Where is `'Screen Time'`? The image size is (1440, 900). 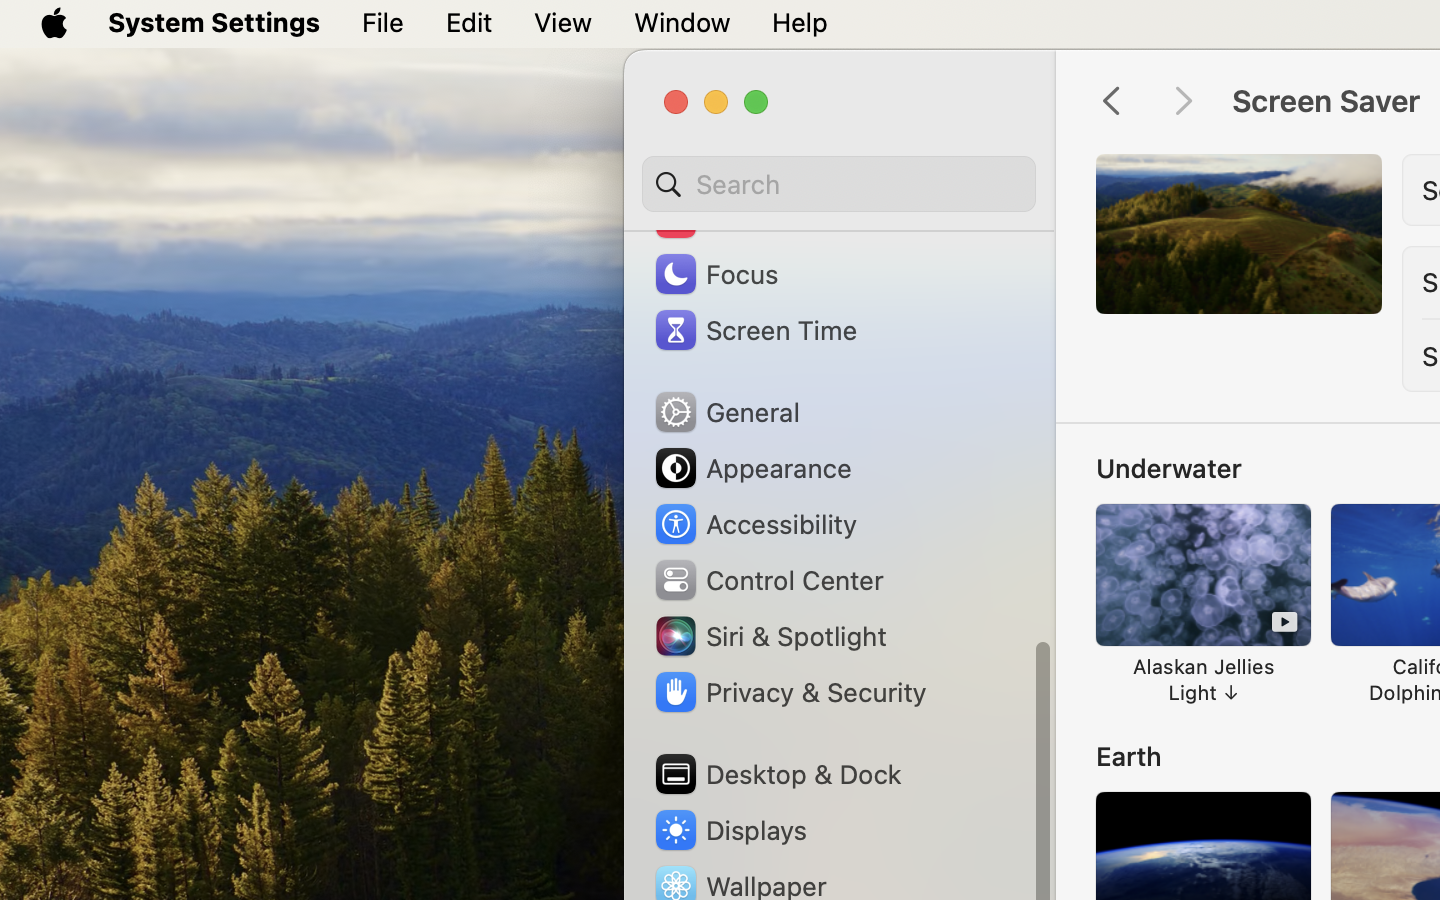
'Screen Time' is located at coordinates (753, 329).